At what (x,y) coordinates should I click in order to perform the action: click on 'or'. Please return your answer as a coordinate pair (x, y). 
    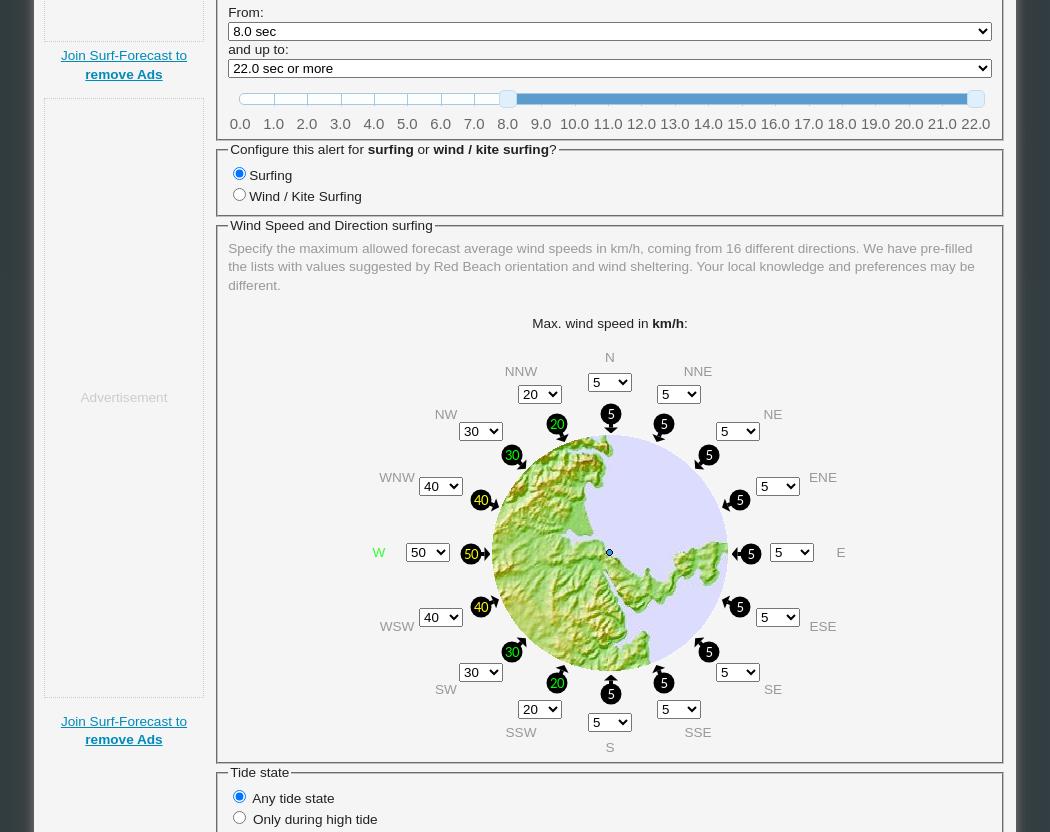
    Looking at the image, I should click on (412, 148).